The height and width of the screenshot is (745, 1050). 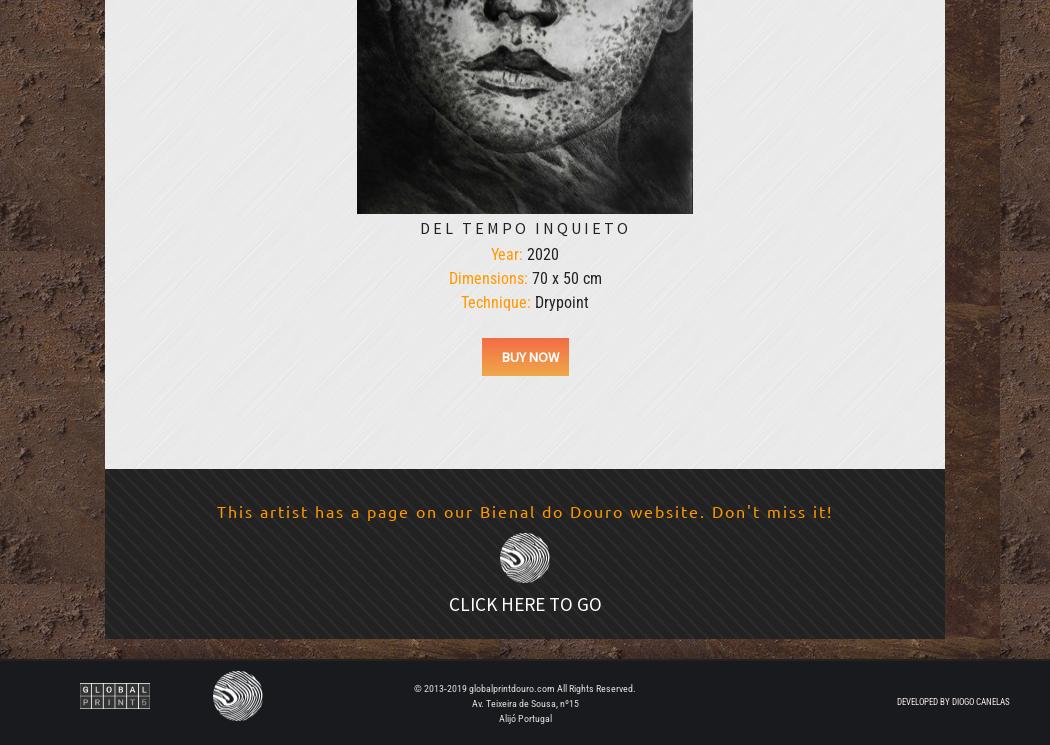 I want to click on 'This artist has a page on our Bienal do Douro website. Don't miss it!', so click(x=525, y=509).